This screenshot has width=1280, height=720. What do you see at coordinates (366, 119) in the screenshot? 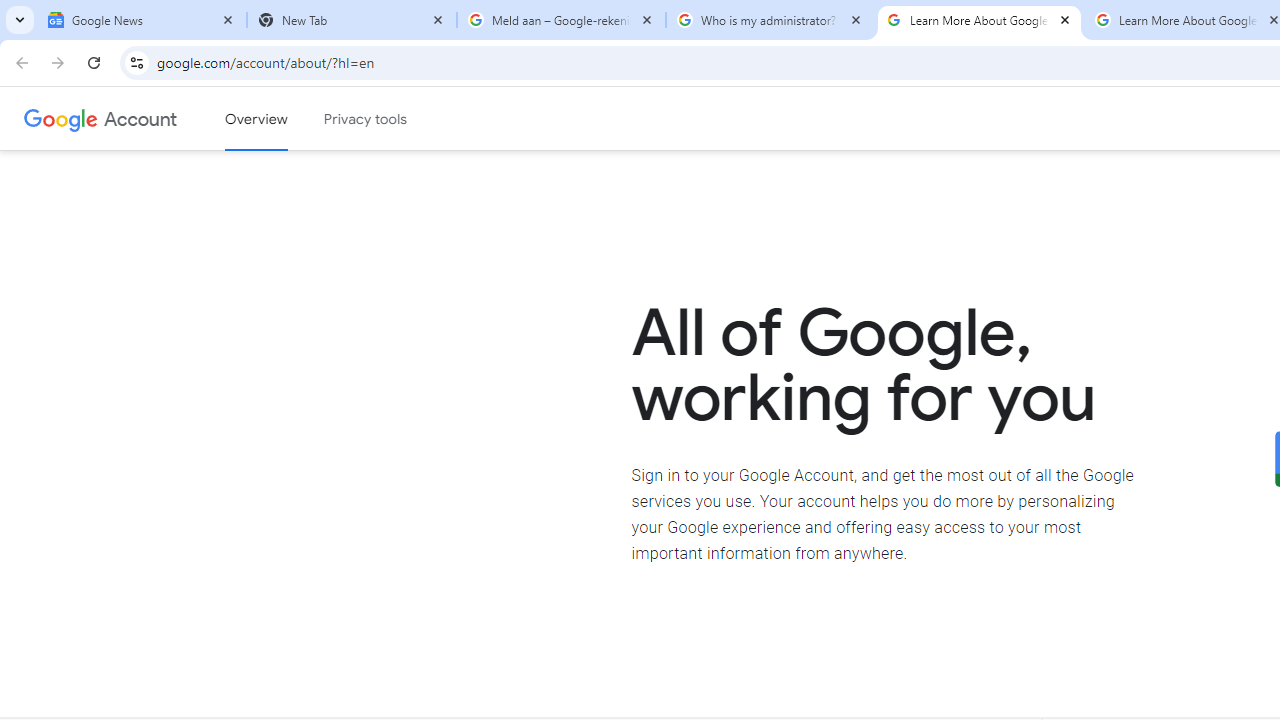
I see `'Privacy tools'` at bounding box center [366, 119].